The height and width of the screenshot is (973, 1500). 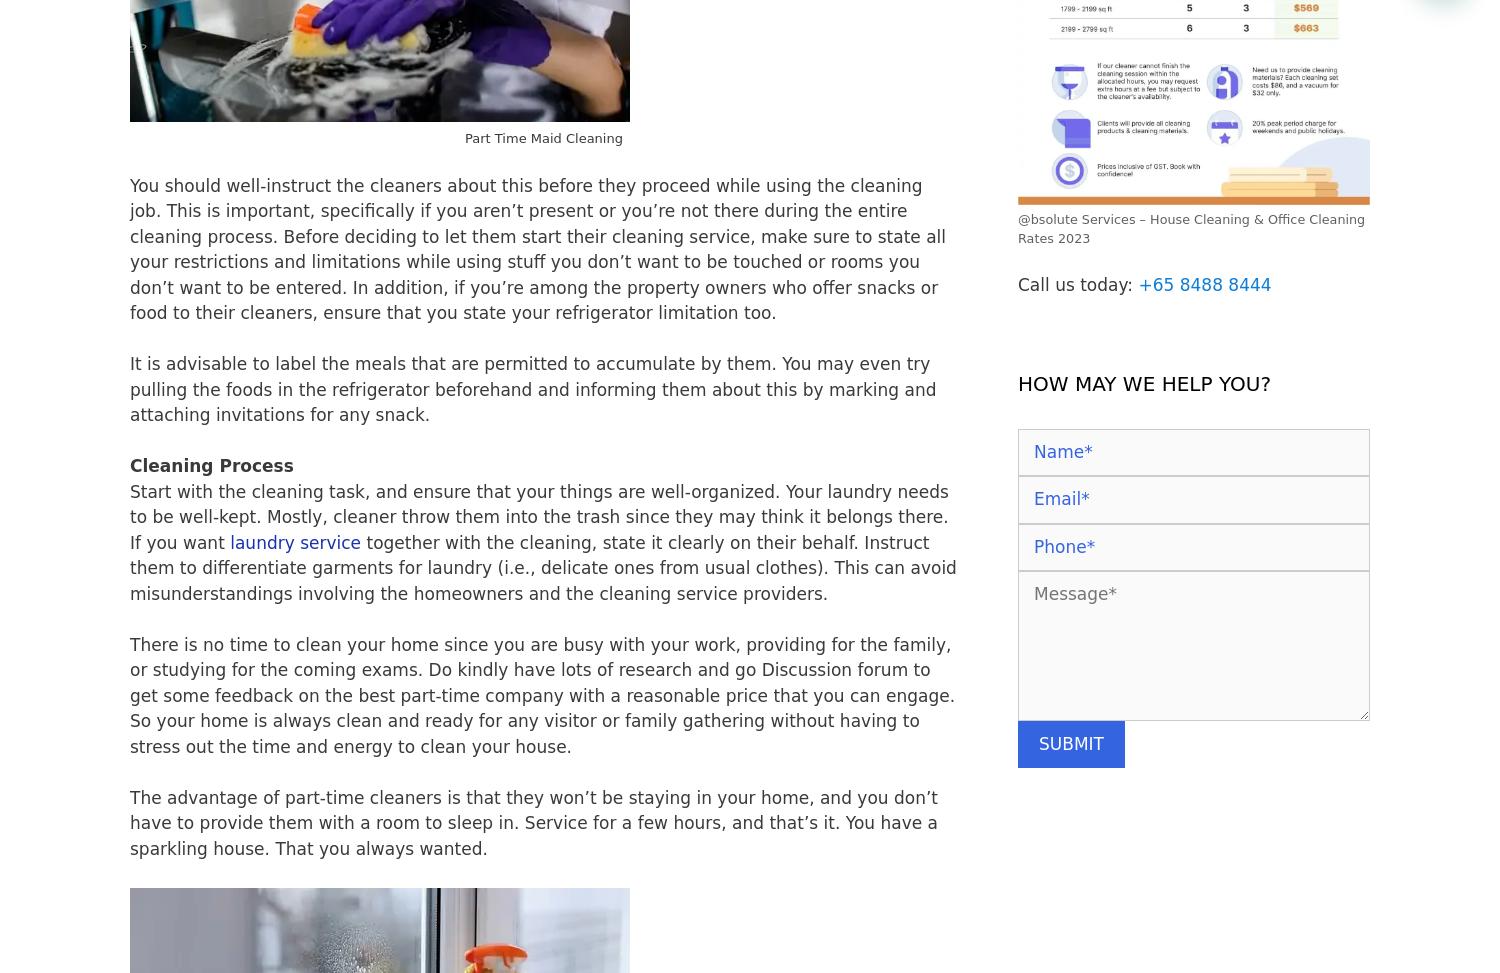 What do you see at coordinates (130, 567) in the screenshot?
I see `'together with the cleaning, state it clearly on their behalf. Instruct them to differentiate garments for laundry (i.e., delicate ones from usual clothes). This can avoid misunderstandings involving the homeowners and the cleaning service providers.'` at bounding box center [130, 567].